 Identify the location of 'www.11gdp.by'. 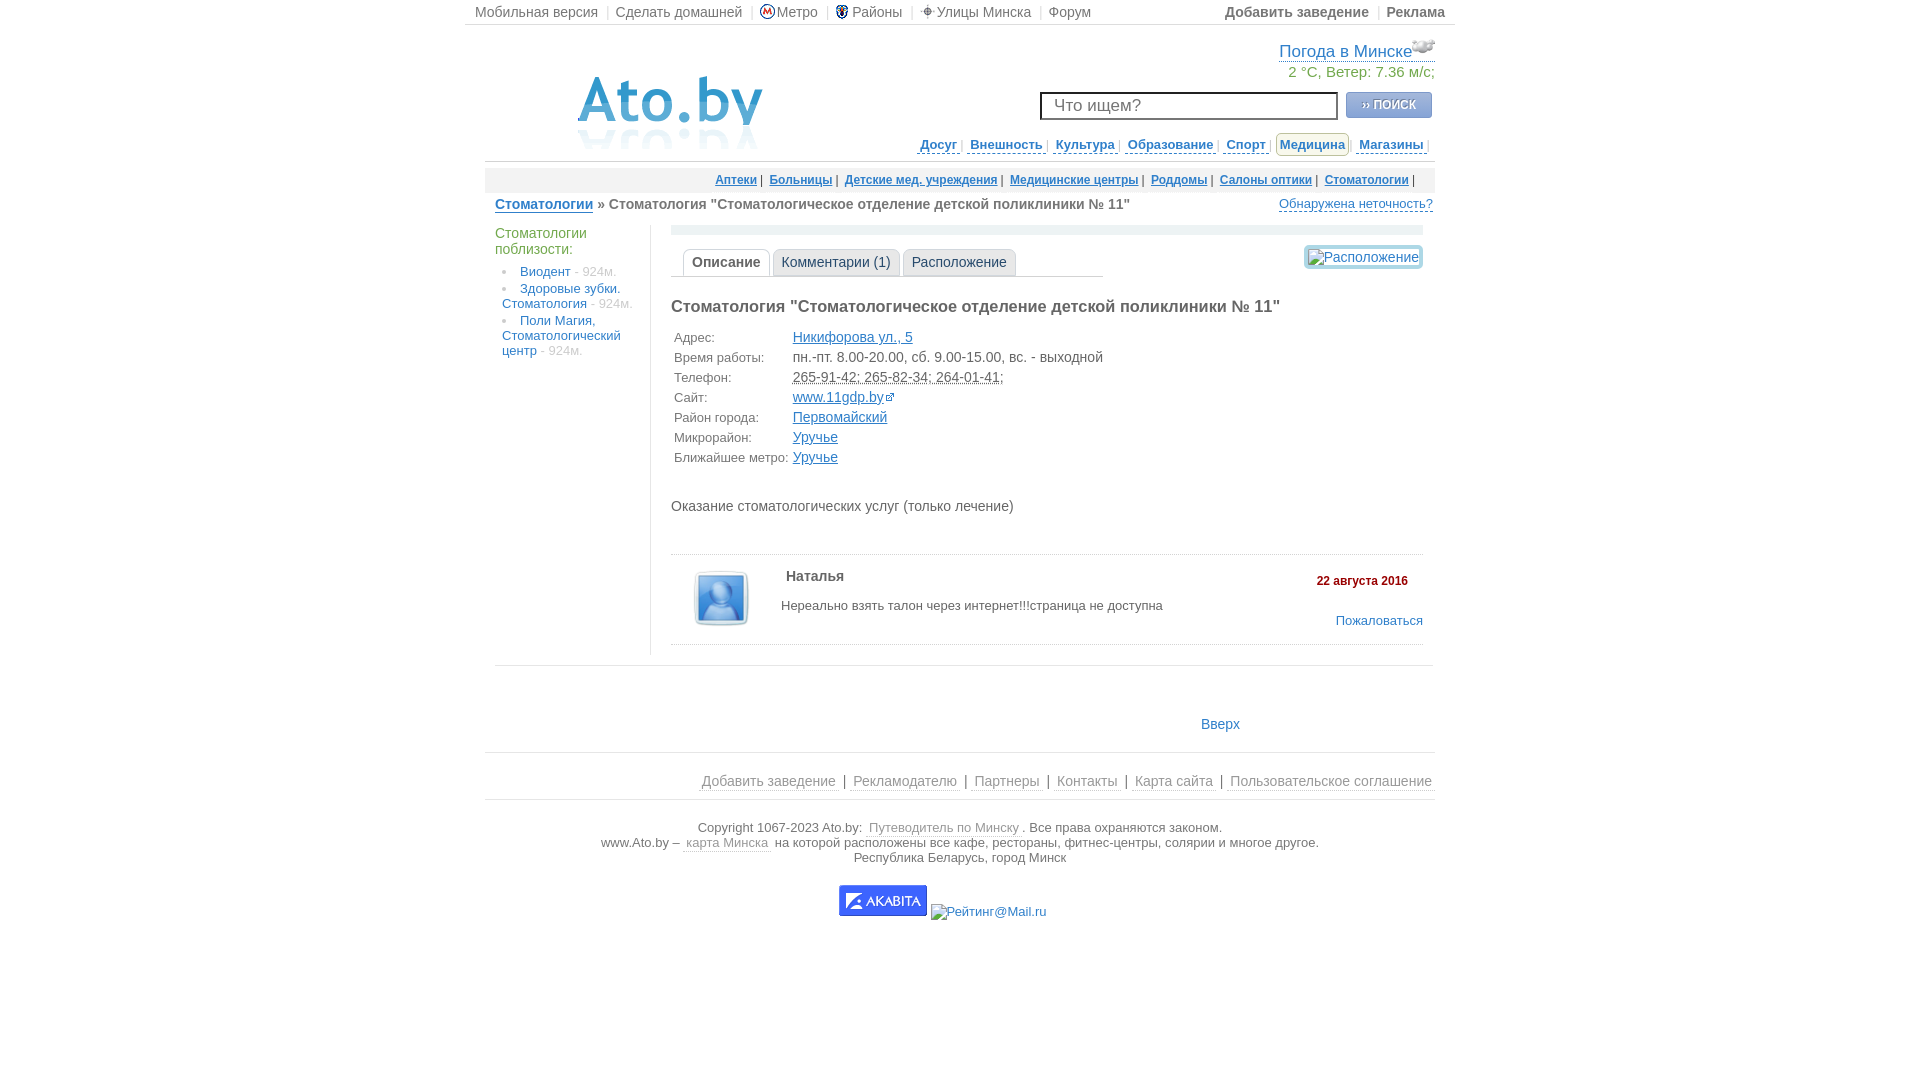
(843, 397).